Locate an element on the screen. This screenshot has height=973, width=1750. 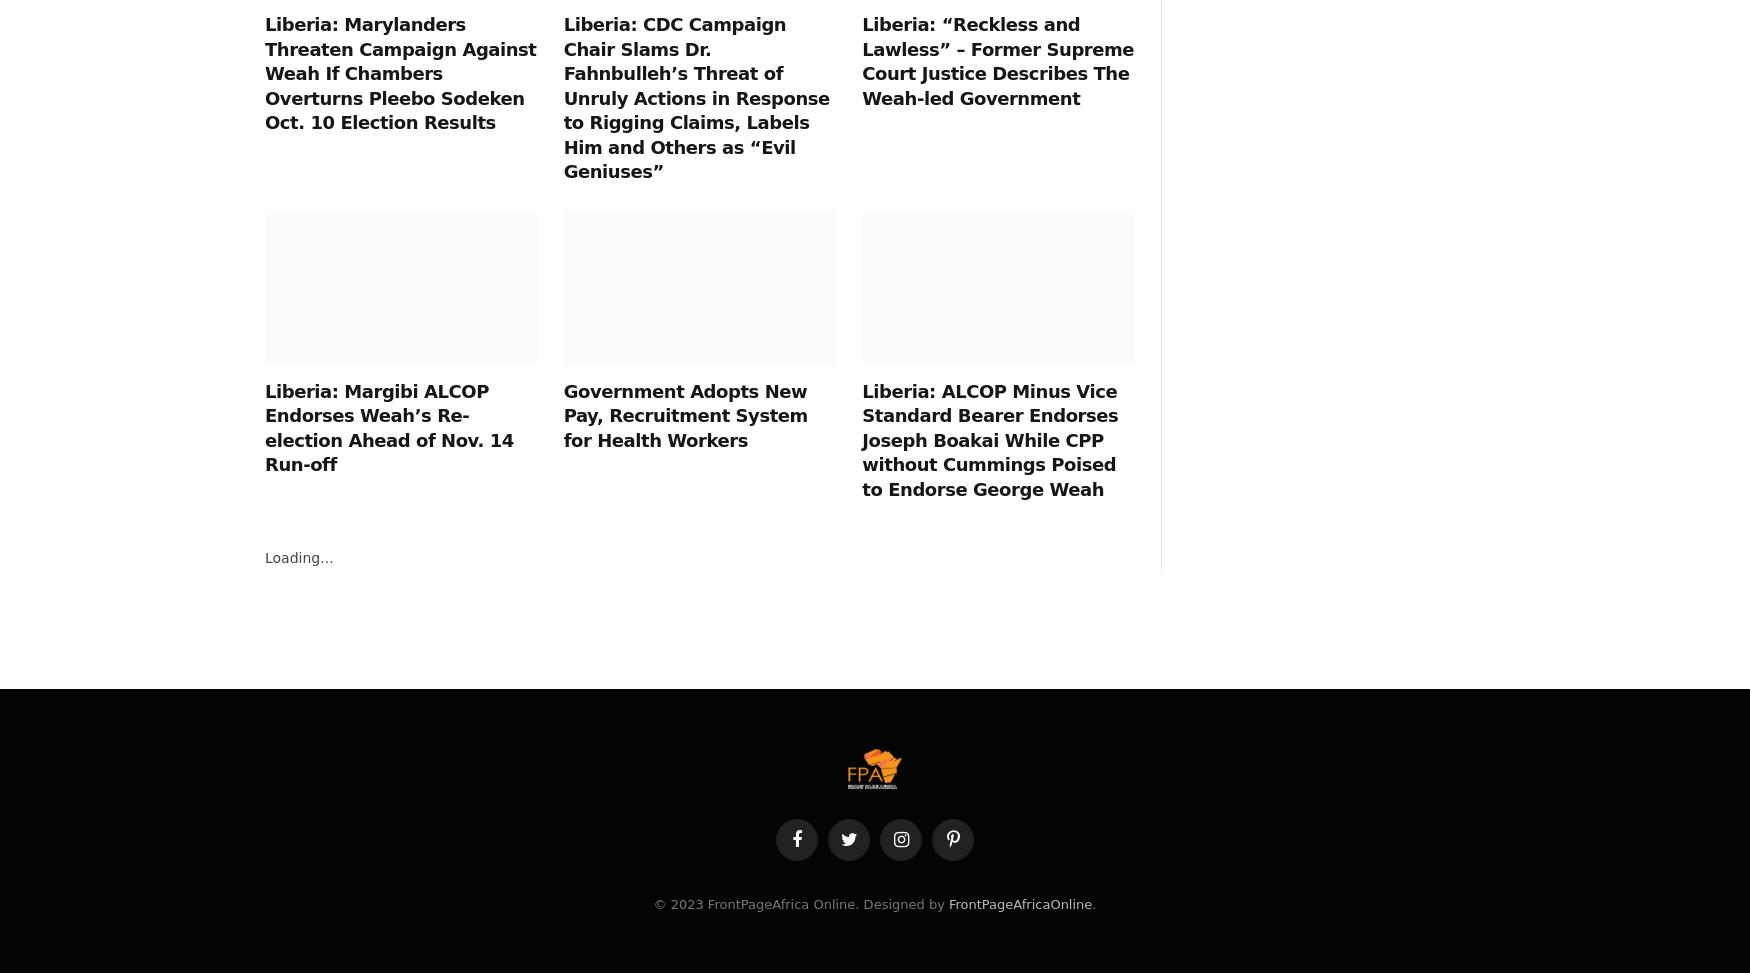
'Liberia: “Reckless and Lawless” – Former Supreme Court Justice Describes The Weah-led Government' is located at coordinates (998, 61).